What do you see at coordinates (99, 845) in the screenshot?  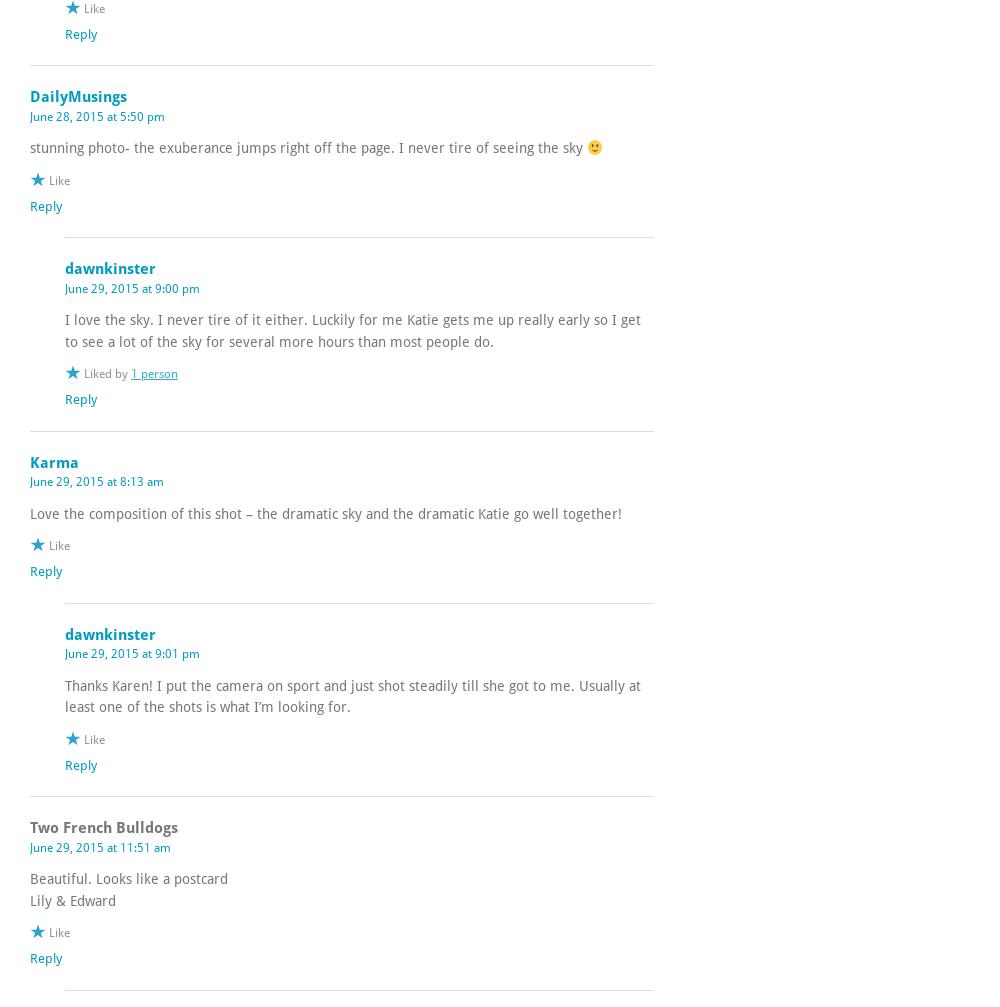 I see `'June 29, 2015 at 11:51 am'` at bounding box center [99, 845].